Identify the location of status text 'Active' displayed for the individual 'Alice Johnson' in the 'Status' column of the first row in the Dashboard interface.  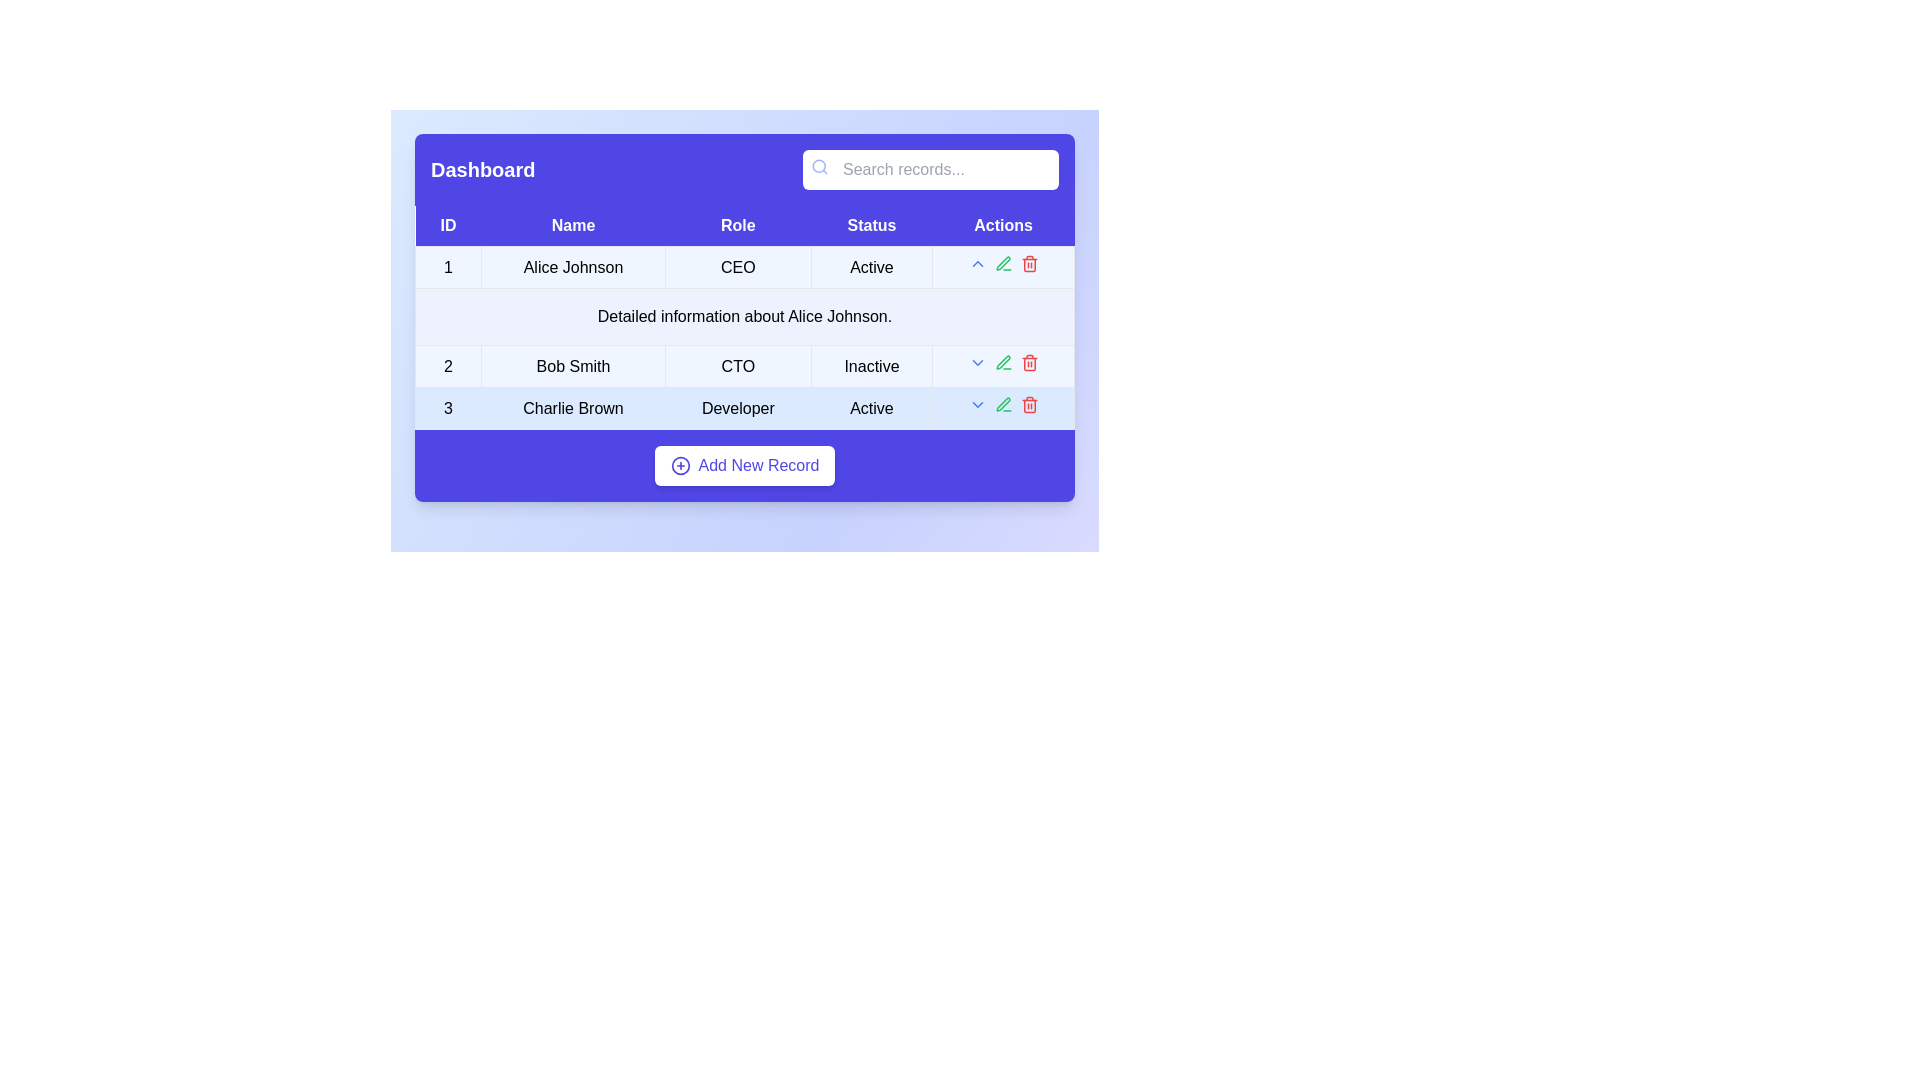
(871, 266).